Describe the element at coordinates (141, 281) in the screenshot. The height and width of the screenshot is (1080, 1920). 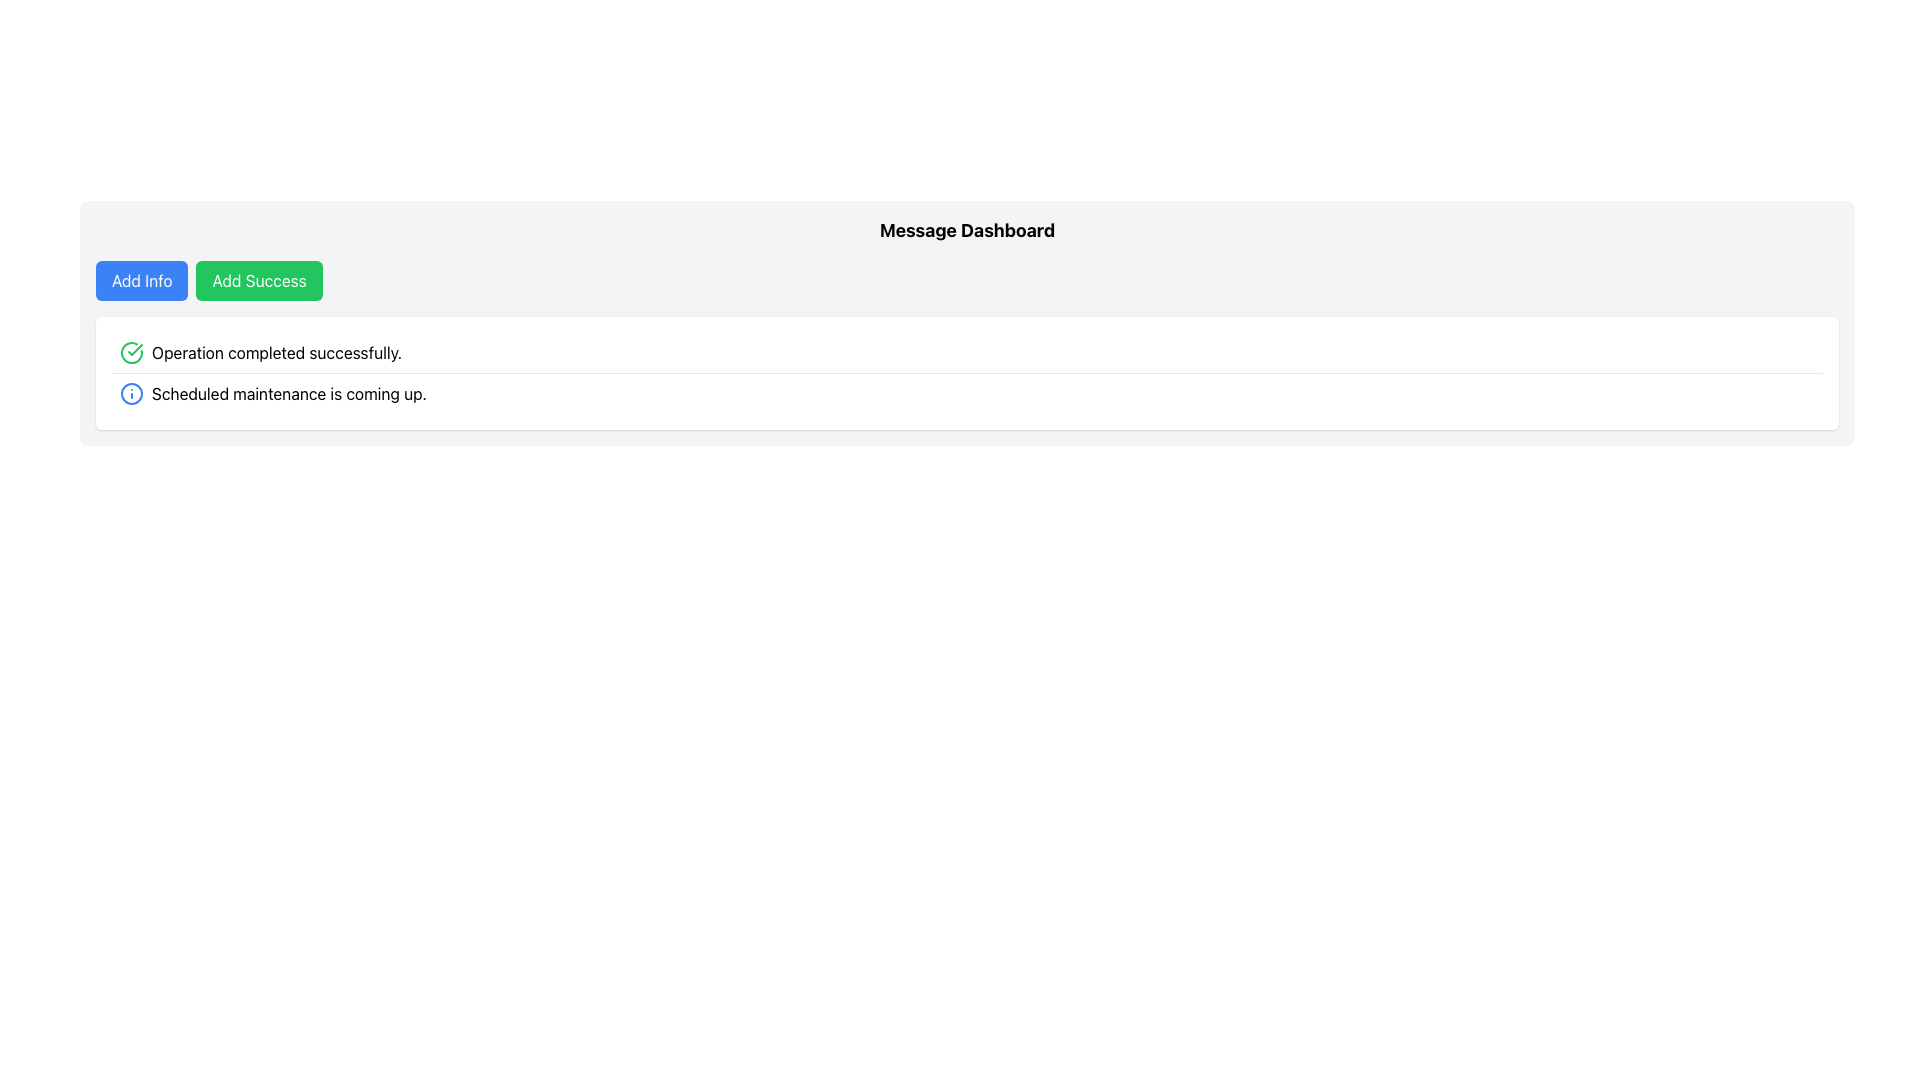
I see `the rectangular button with a blue background labeled 'Add Info'` at that location.